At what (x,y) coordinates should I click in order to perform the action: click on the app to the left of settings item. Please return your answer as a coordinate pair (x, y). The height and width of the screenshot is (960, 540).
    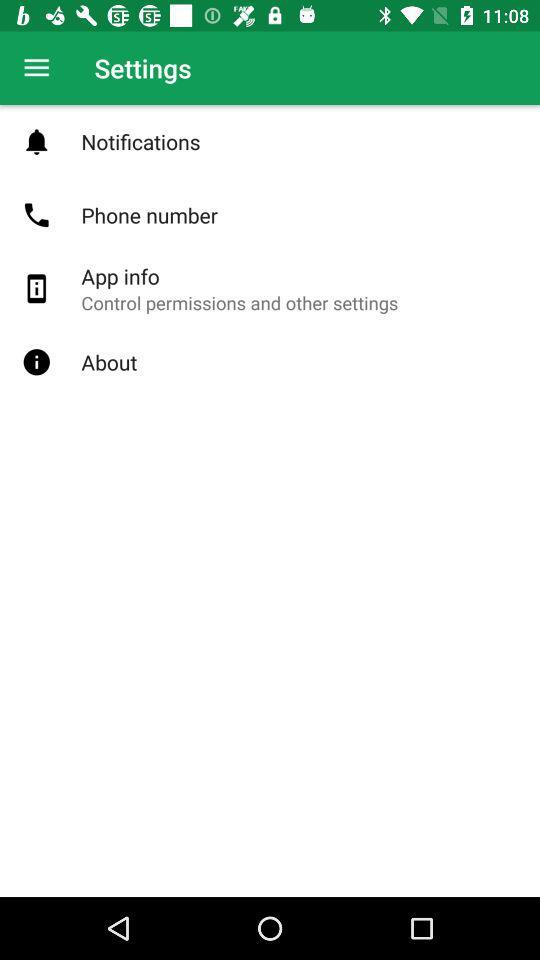
    Looking at the image, I should click on (36, 68).